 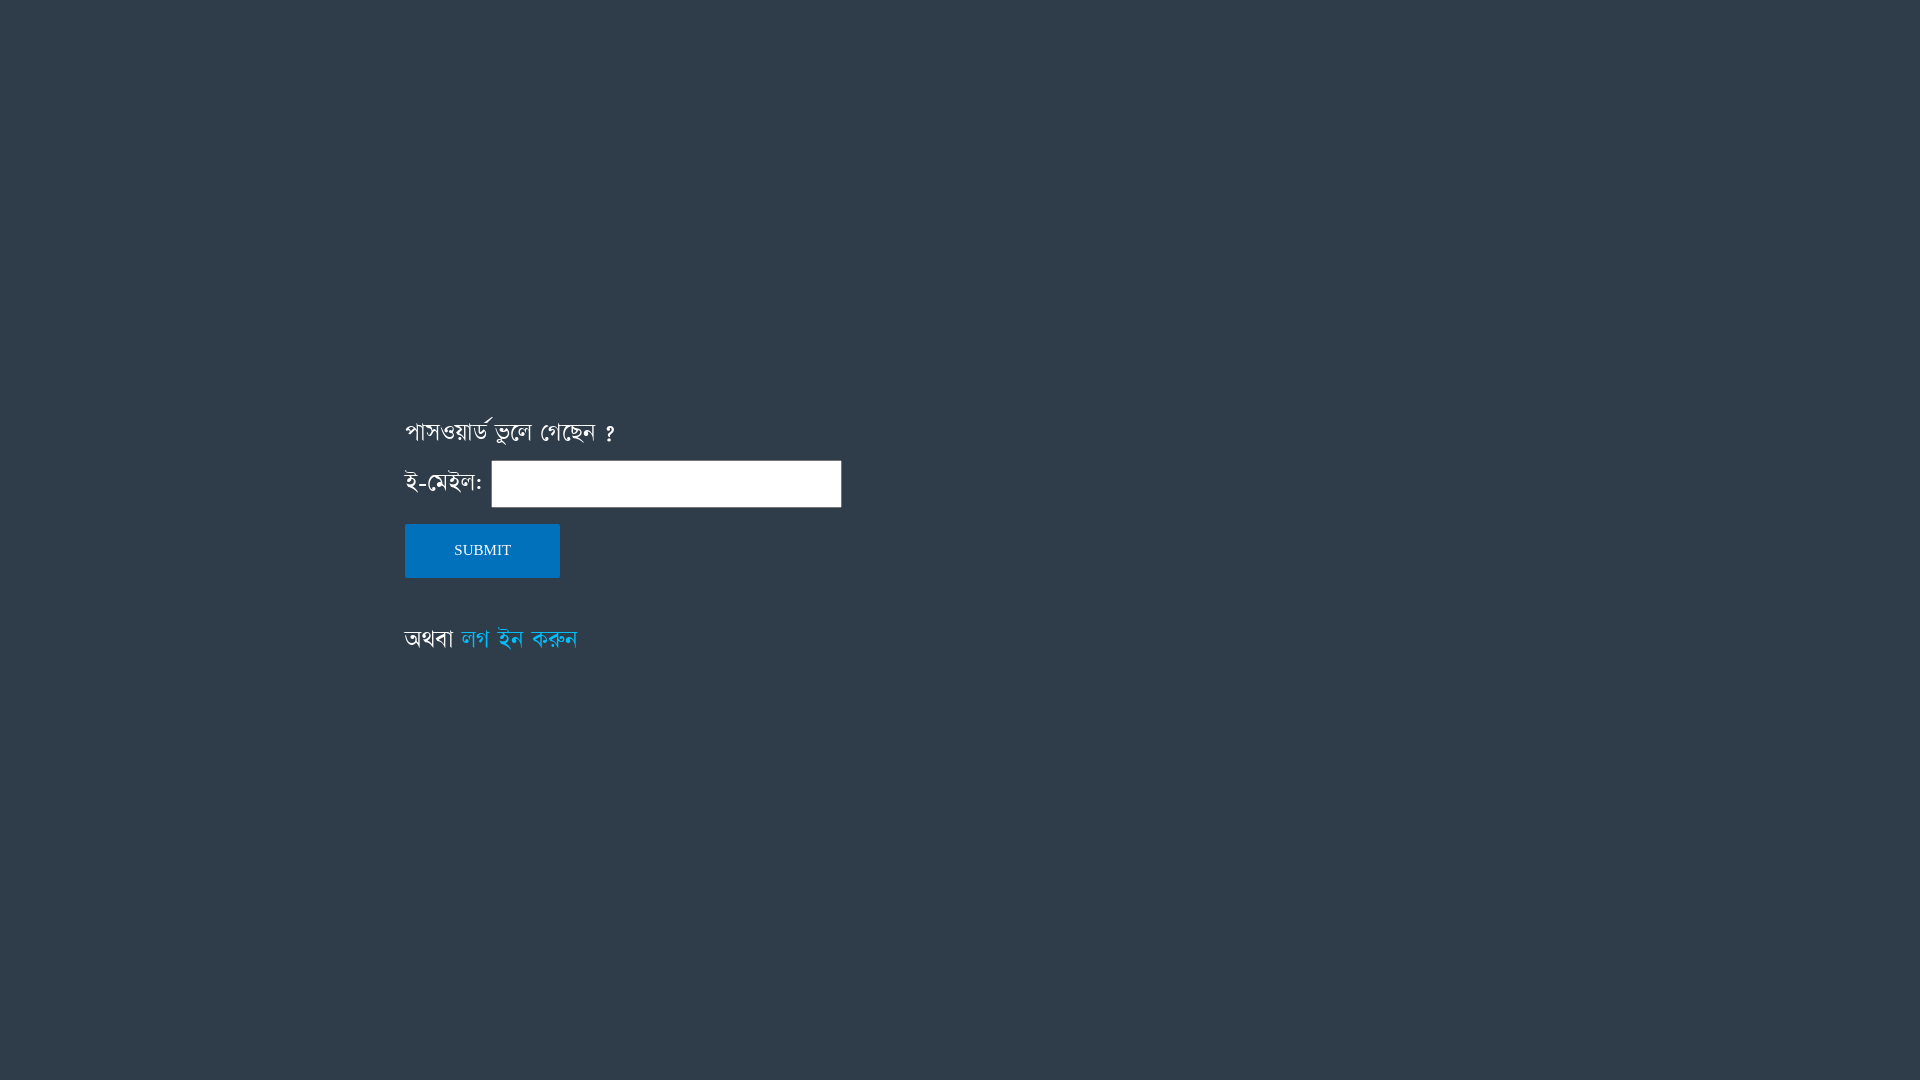 I want to click on 'SUBMIT', so click(x=482, y=551).